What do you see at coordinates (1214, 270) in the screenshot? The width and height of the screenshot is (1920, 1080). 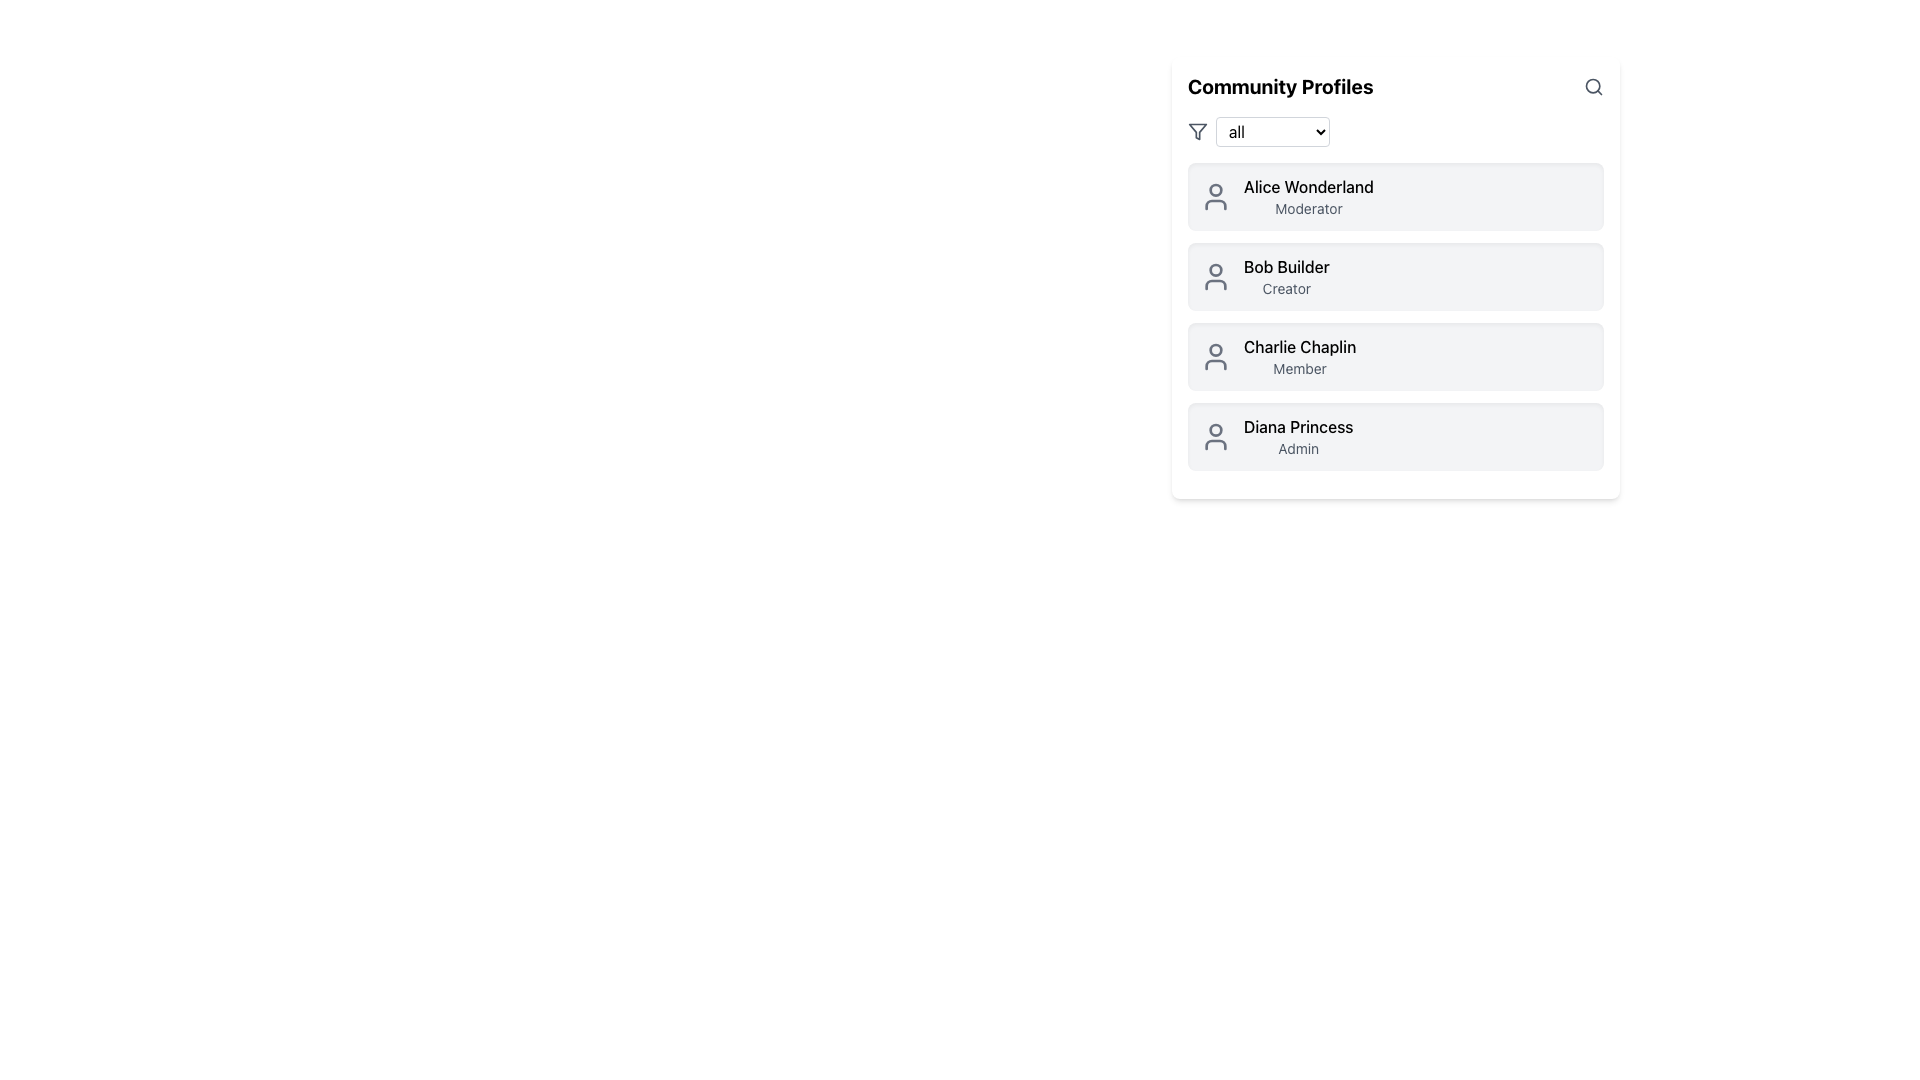 I see `the circle element that visually represents the head of the user icon in the profile, located at the top-center of the user profile icon for 'Bob Builder'` at bounding box center [1214, 270].